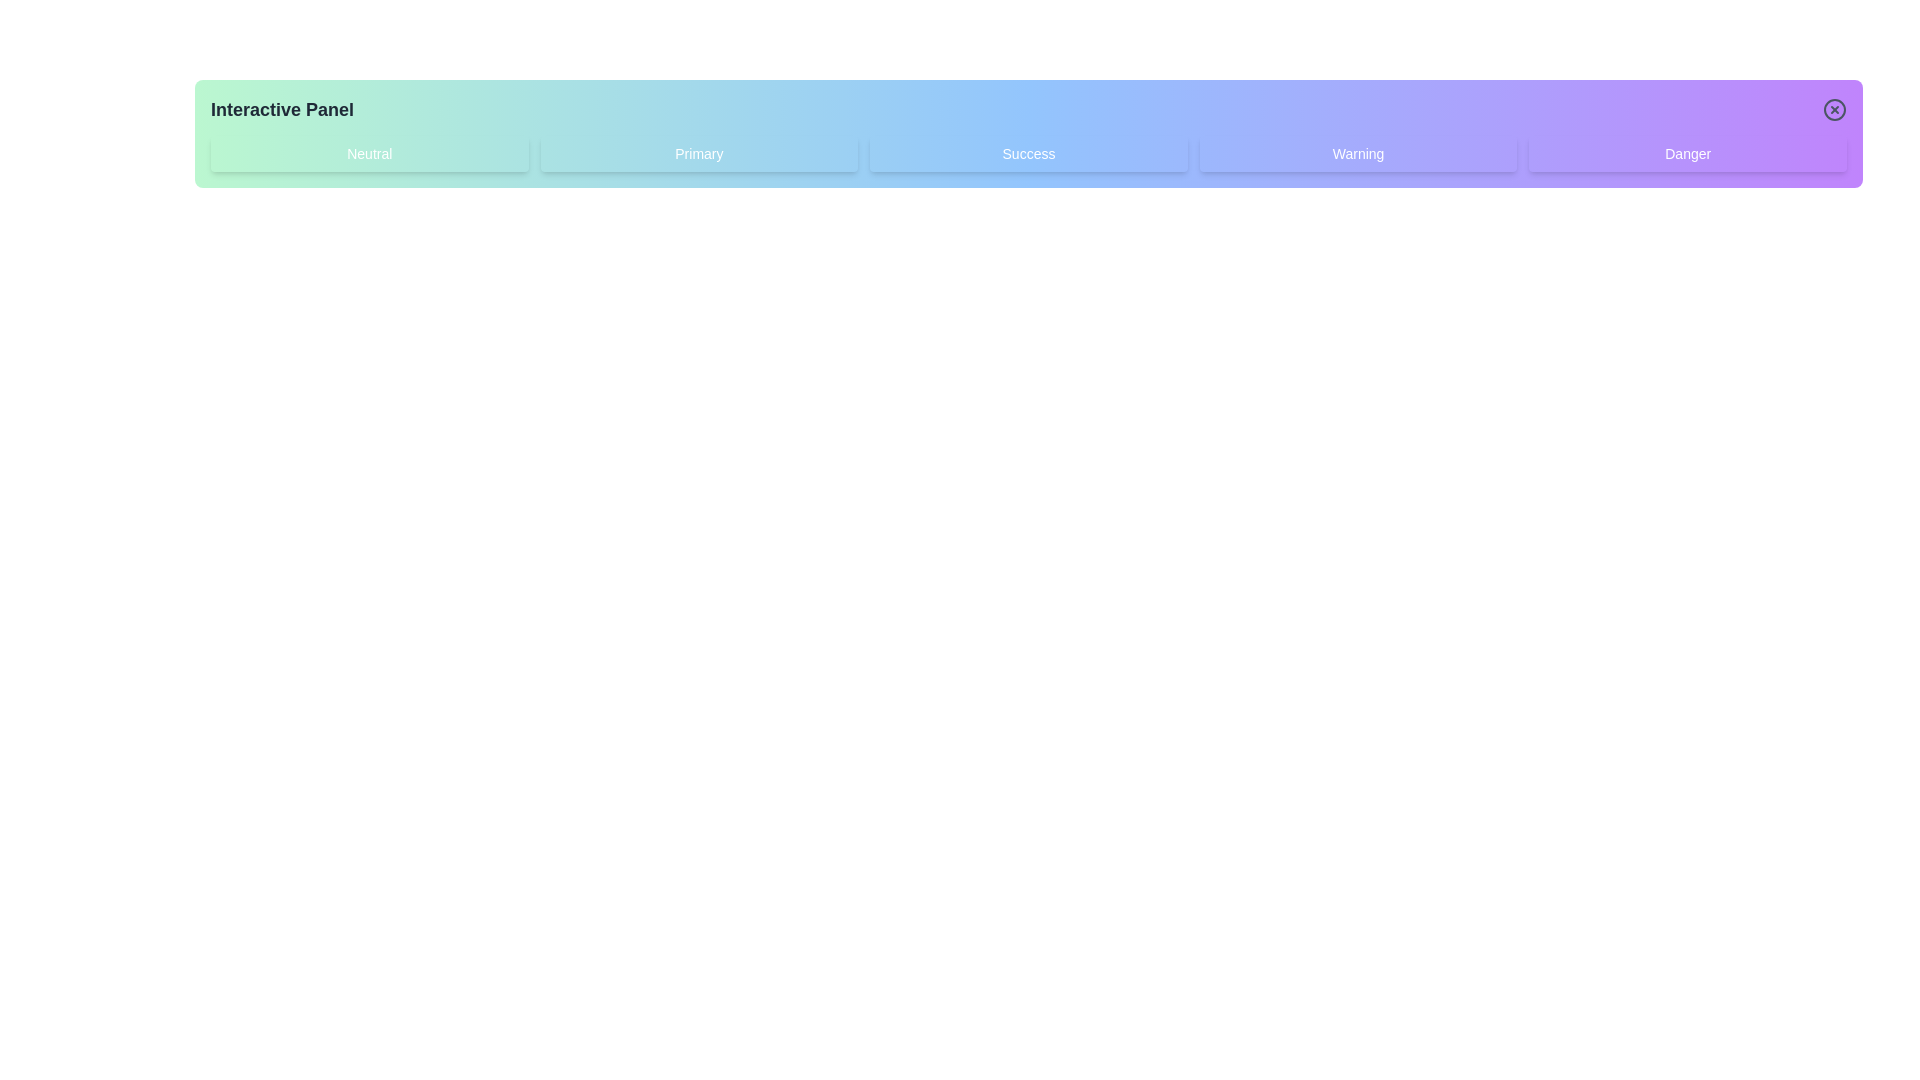 The width and height of the screenshot is (1920, 1080). Describe the element at coordinates (1834, 110) in the screenshot. I see `the close button located at the far-right edge of the 'Interactive Panel' to hide or close the associated UI component` at that location.